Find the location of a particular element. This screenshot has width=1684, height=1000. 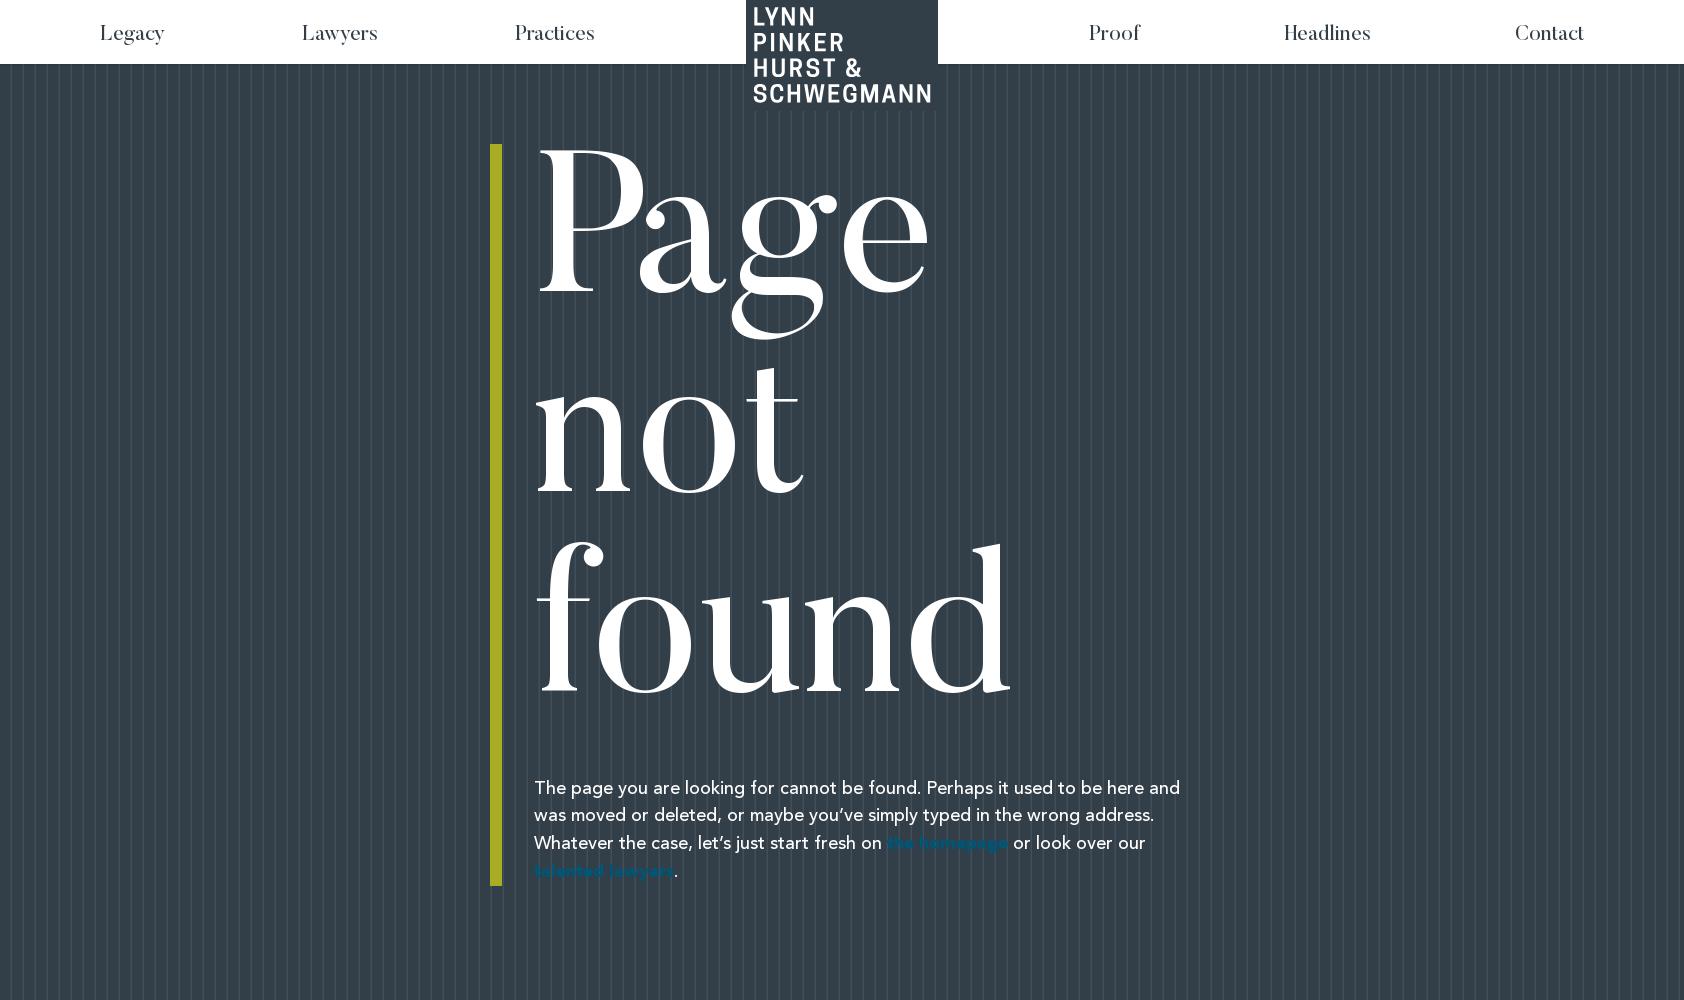

'.' is located at coordinates (675, 871).